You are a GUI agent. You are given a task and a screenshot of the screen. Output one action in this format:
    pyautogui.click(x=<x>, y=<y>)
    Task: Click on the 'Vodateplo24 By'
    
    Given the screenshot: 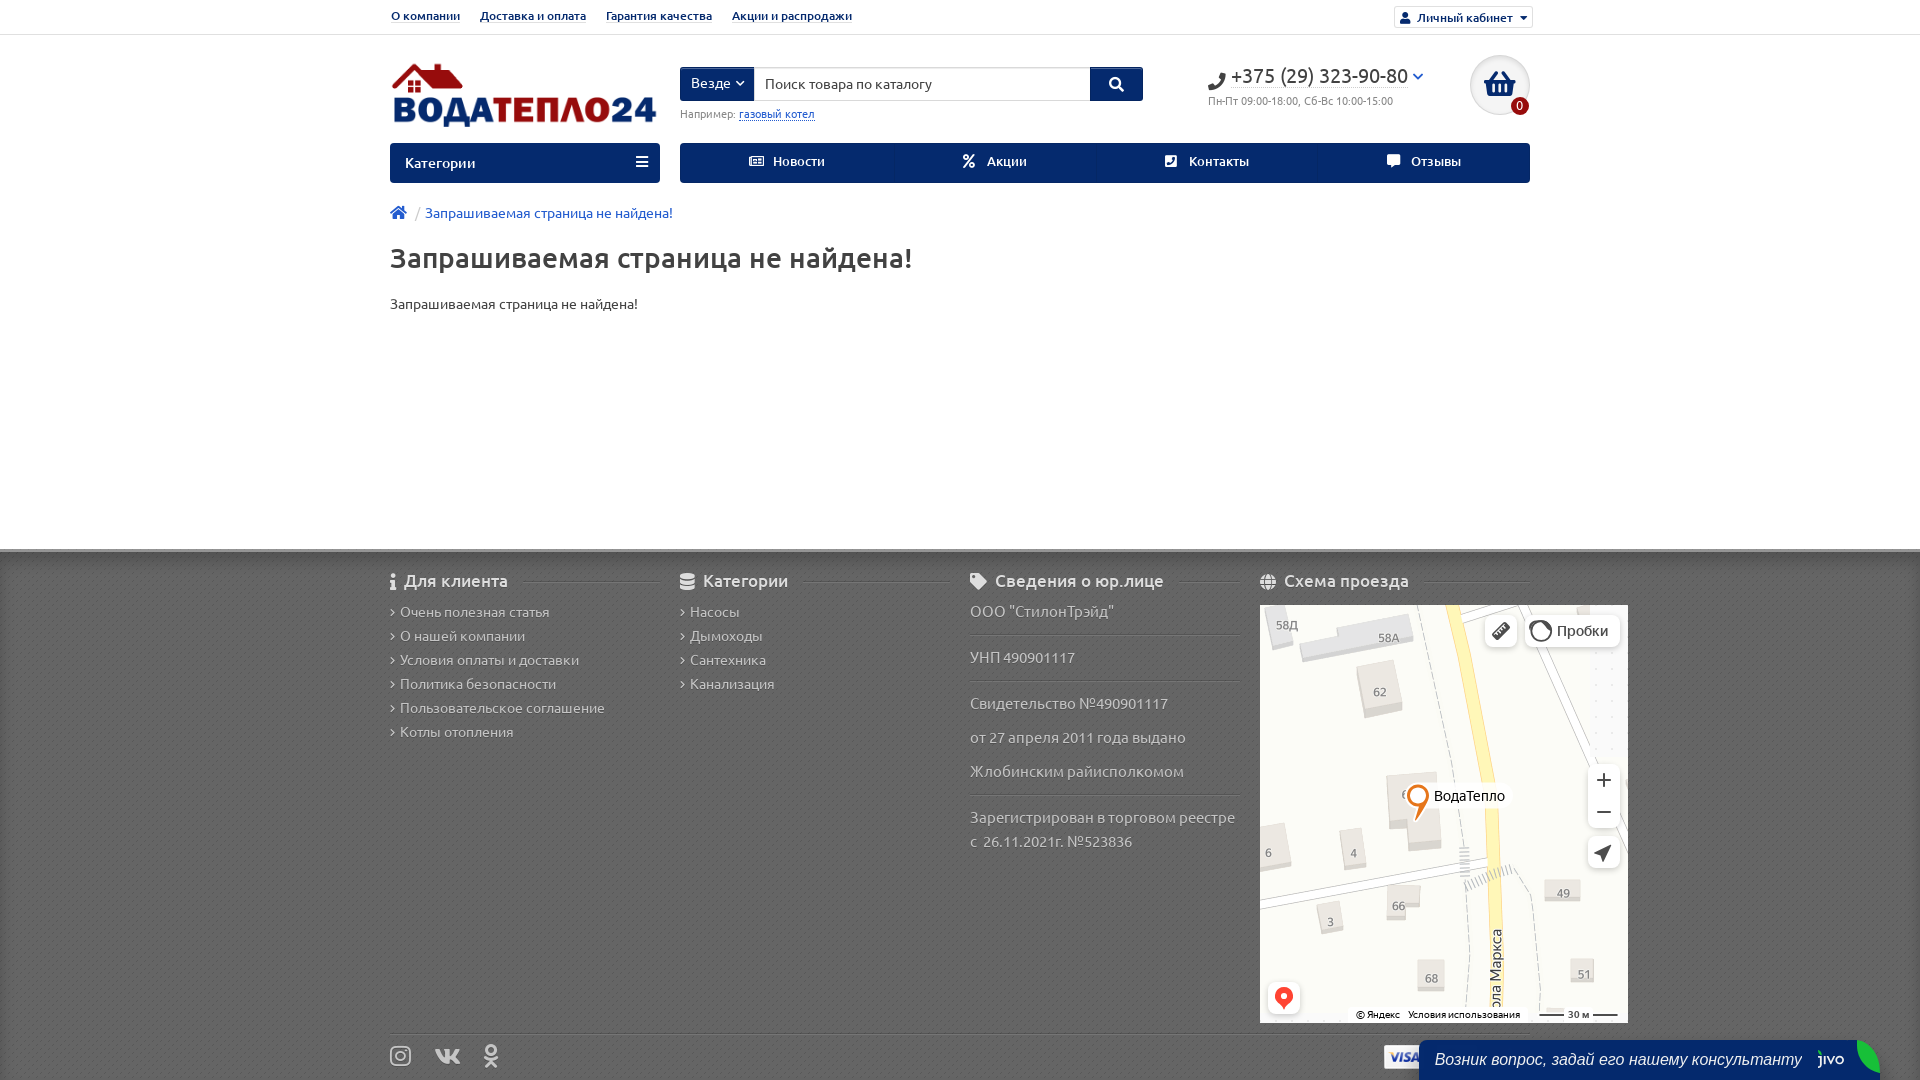 What is the action you would take?
    pyautogui.click(x=389, y=101)
    